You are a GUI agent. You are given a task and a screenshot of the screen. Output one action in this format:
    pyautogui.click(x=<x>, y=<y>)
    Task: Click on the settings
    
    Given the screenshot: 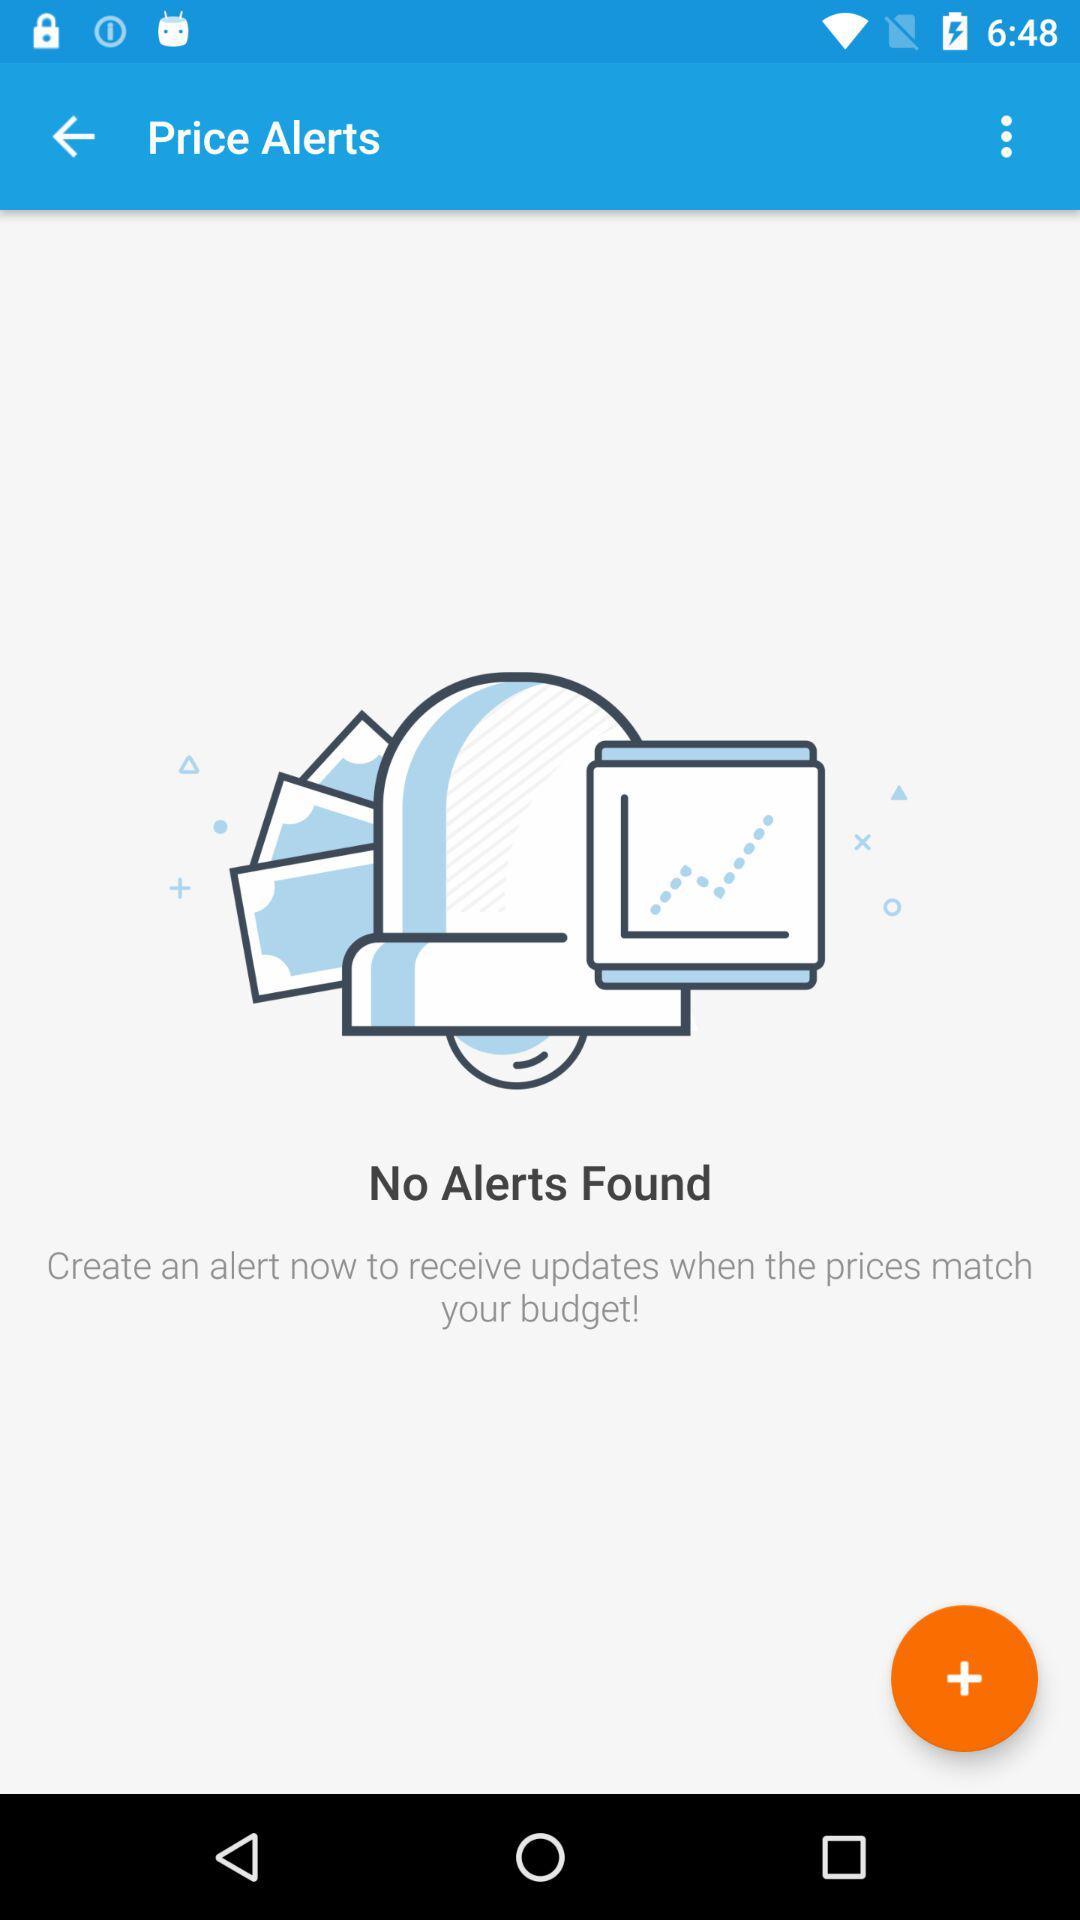 What is the action you would take?
    pyautogui.click(x=1006, y=135)
    